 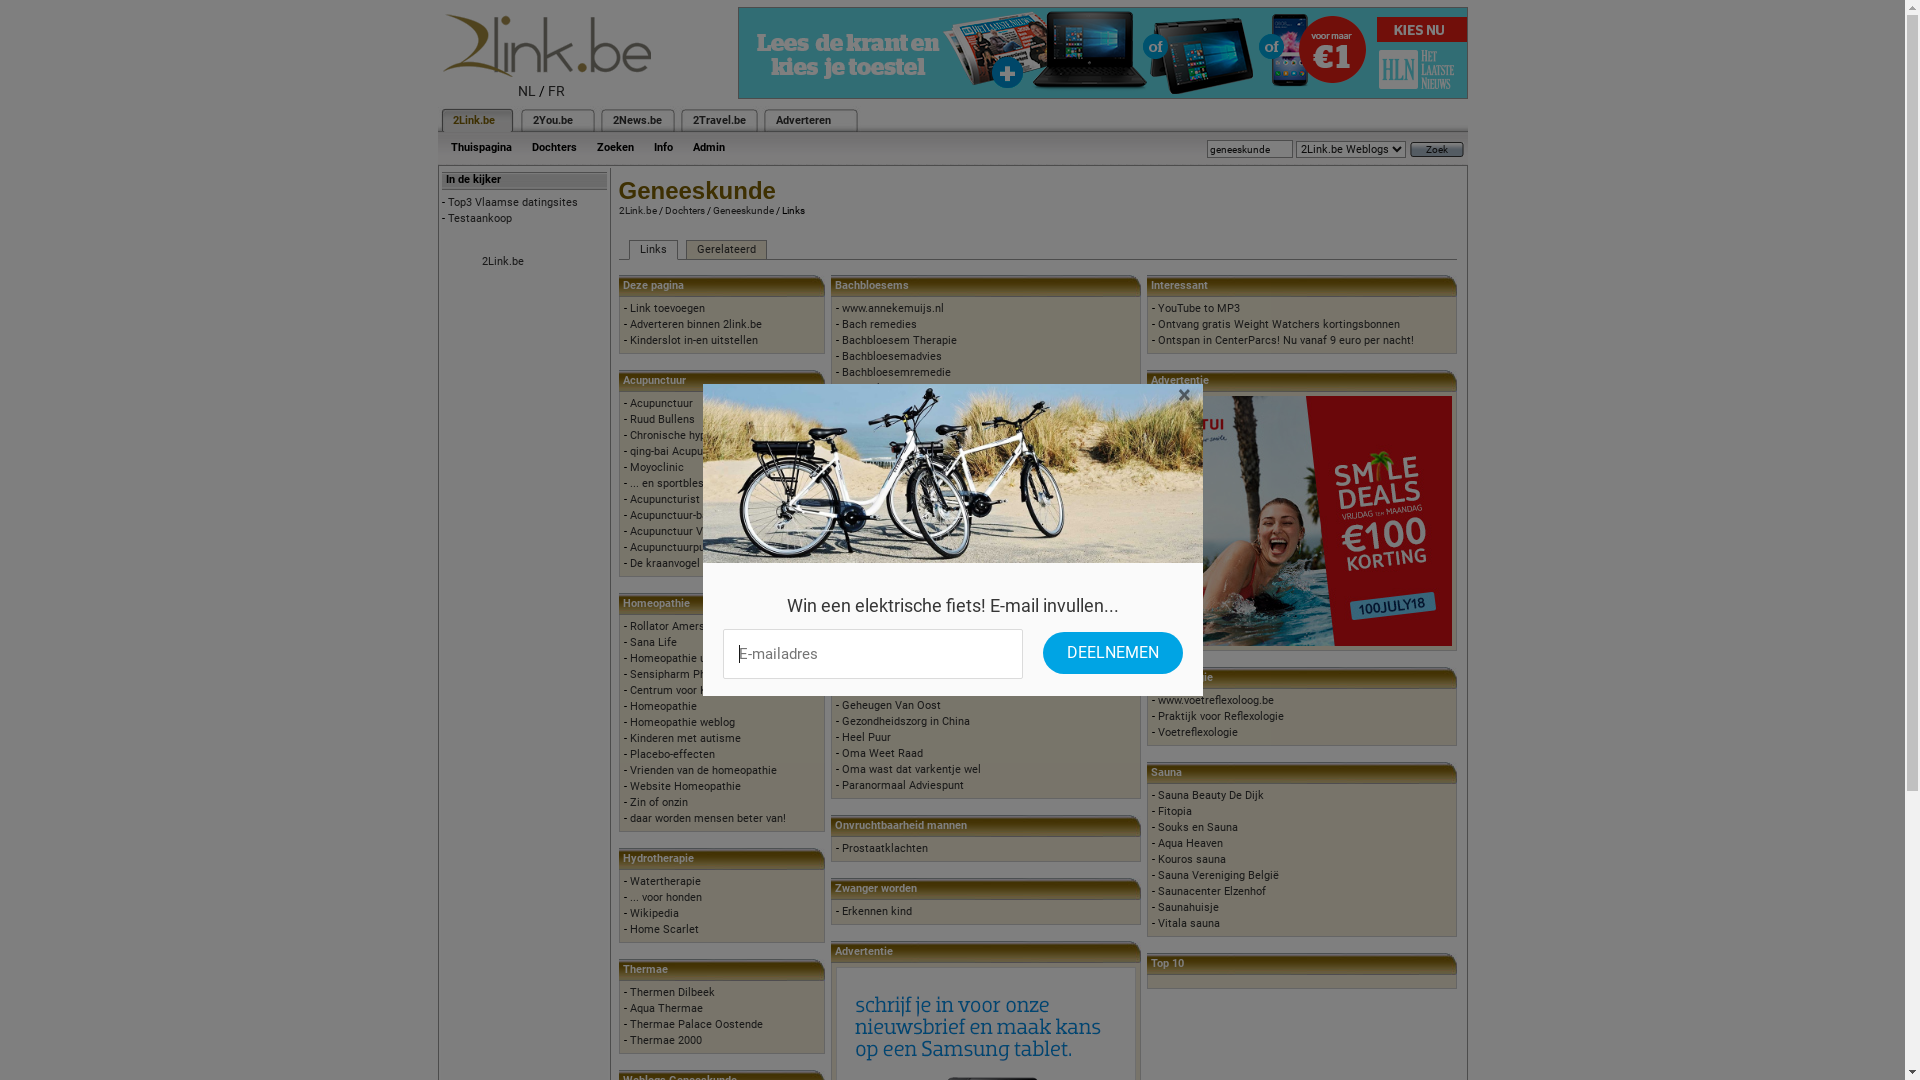 What do you see at coordinates (708, 146) in the screenshot?
I see `'Admin'` at bounding box center [708, 146].